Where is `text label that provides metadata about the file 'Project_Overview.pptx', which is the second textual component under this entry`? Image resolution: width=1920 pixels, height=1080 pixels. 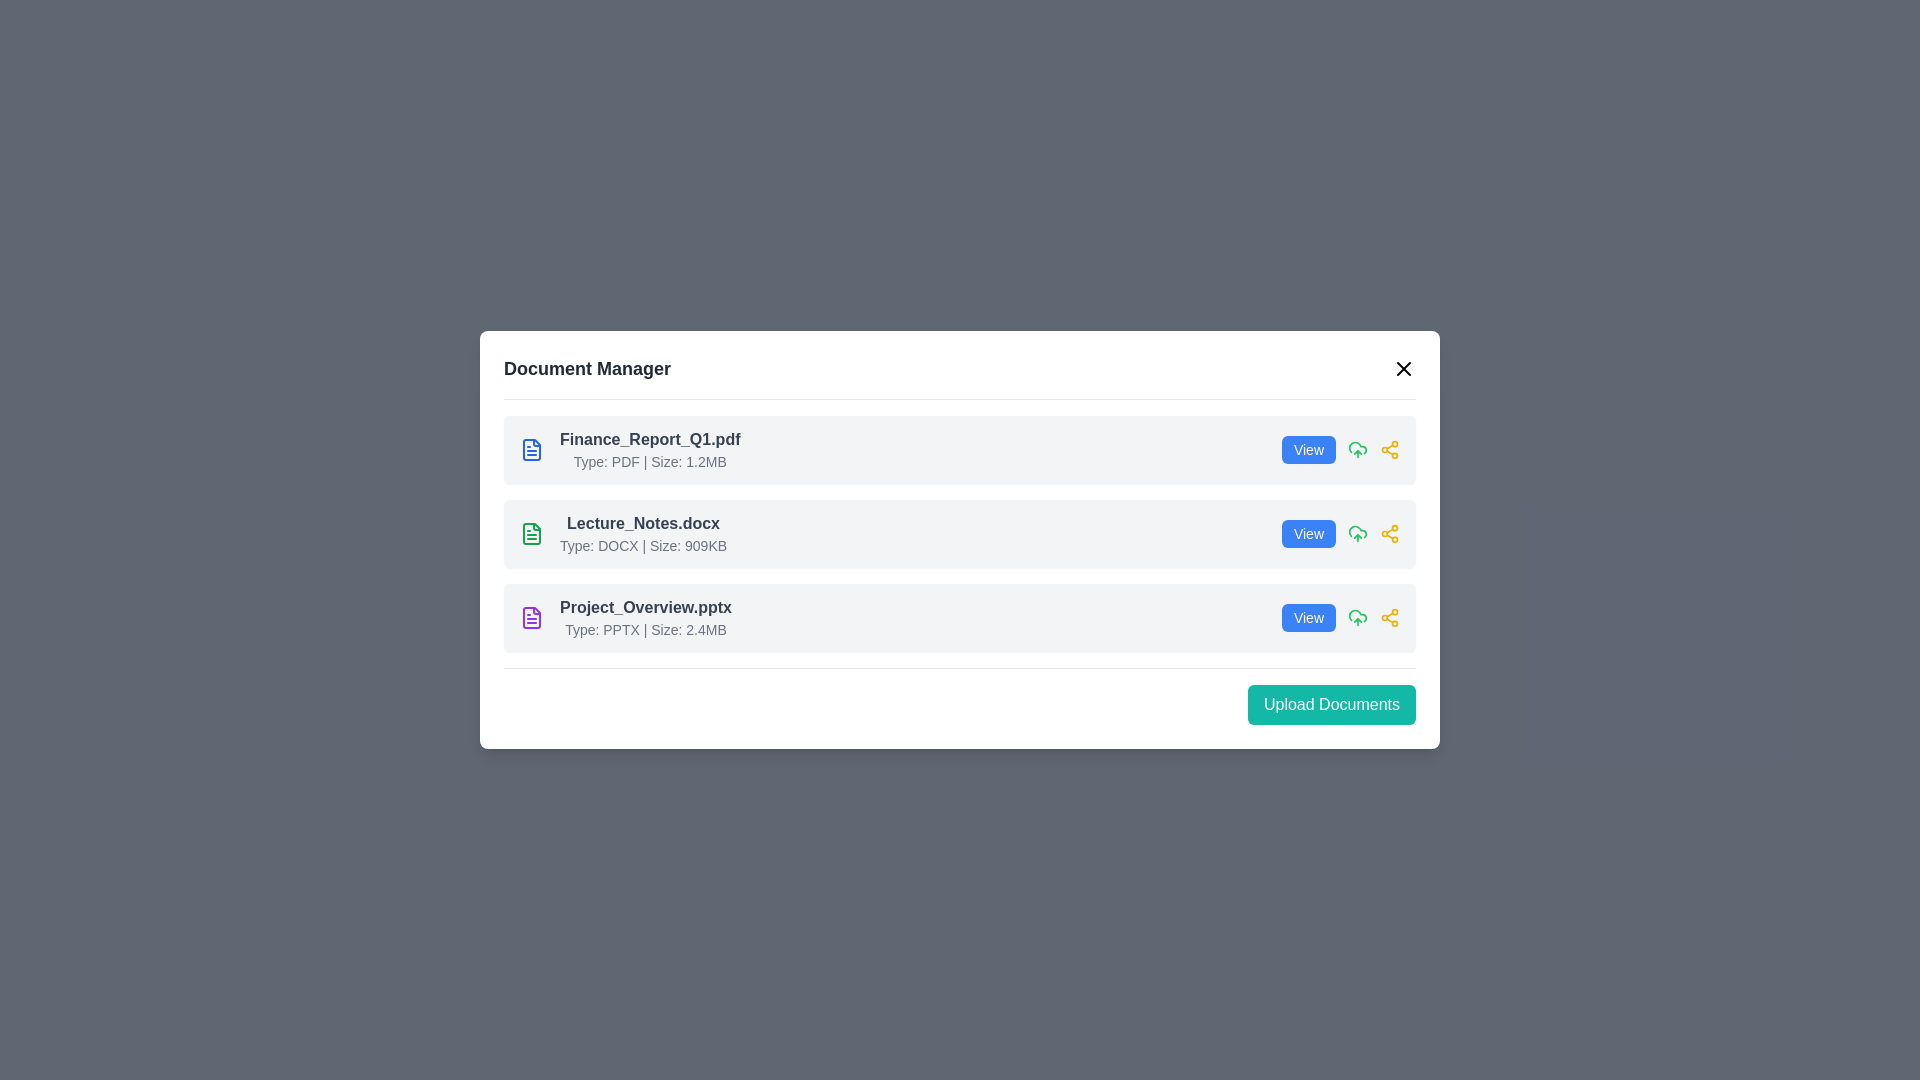
text label that provides metadata about the file 'Project_Overview.pptx', which is the second textual component under this entry is located at coordinates (645, 628).